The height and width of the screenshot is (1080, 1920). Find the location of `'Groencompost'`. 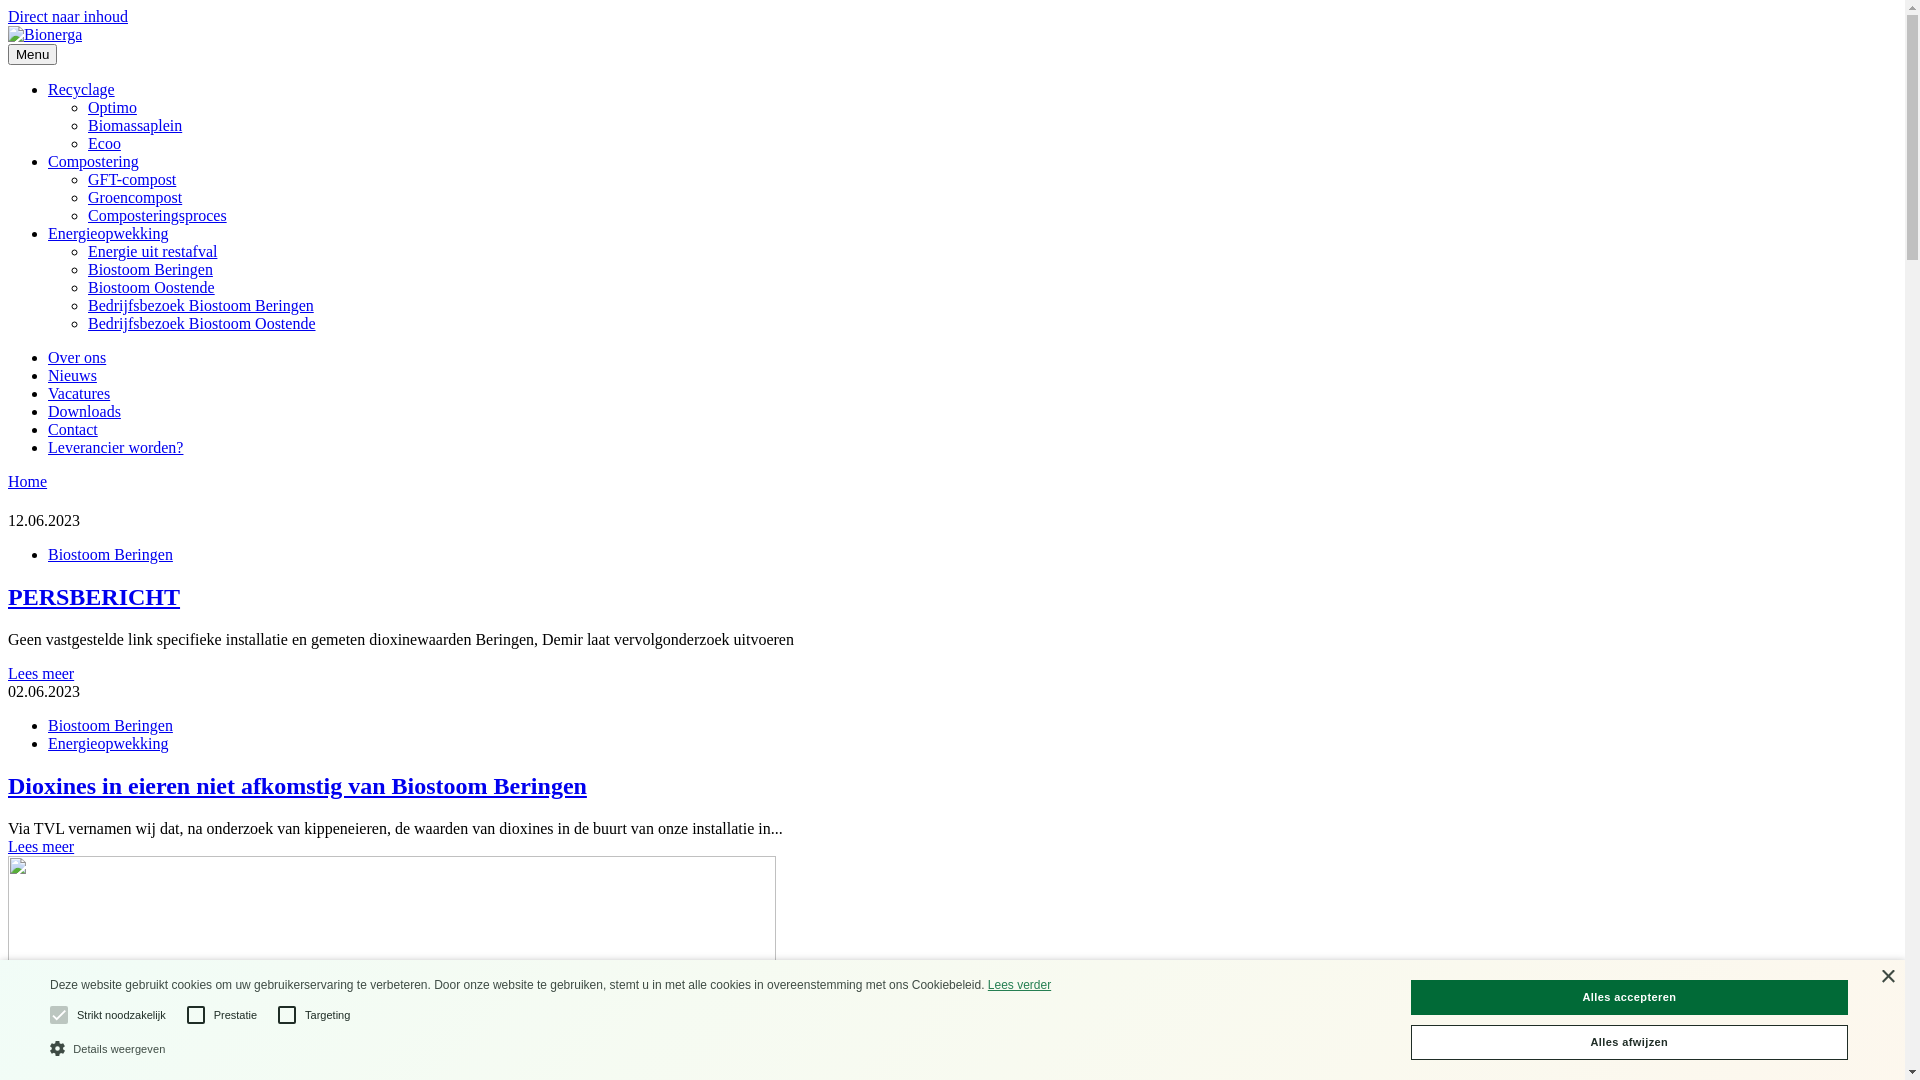

'Groencompost' is located at coordinates (133, 197).